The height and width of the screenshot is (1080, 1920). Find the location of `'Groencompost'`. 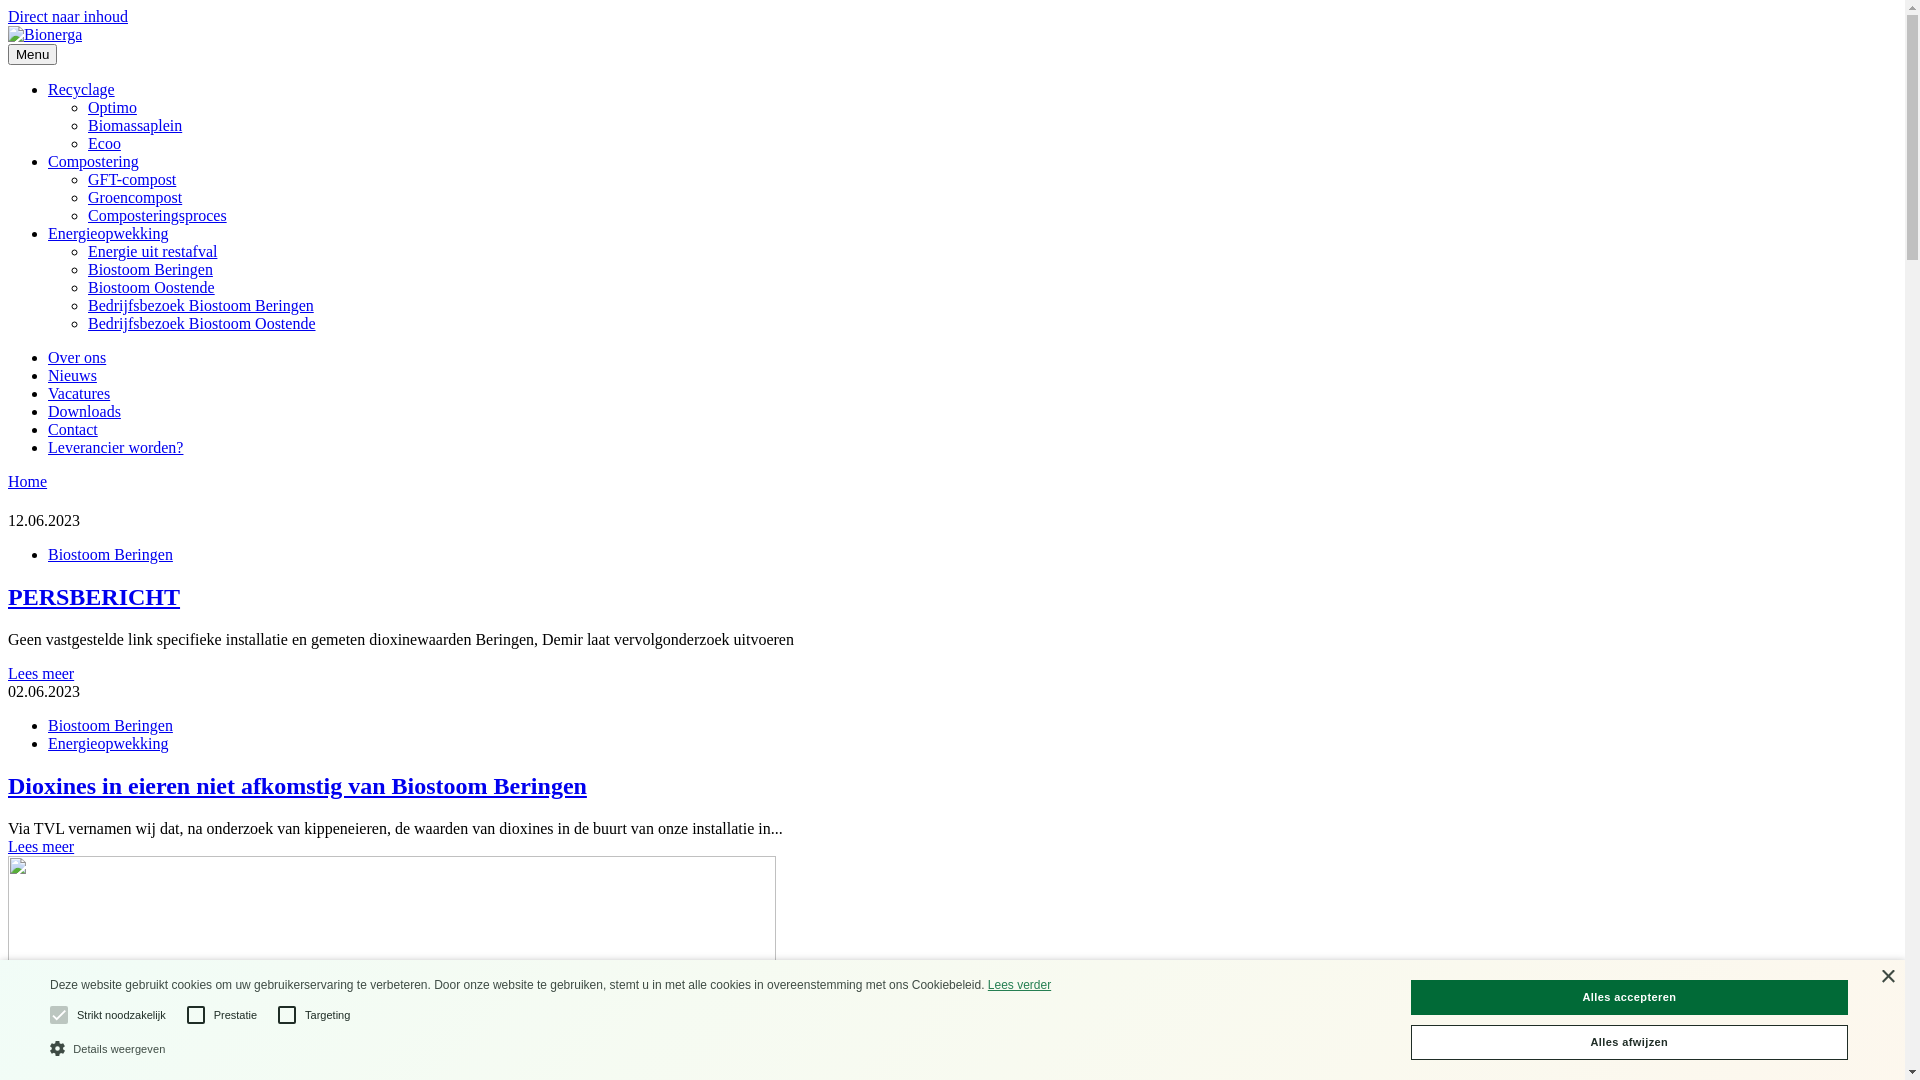

'Groencompost' is located at coordinates (133, 197).